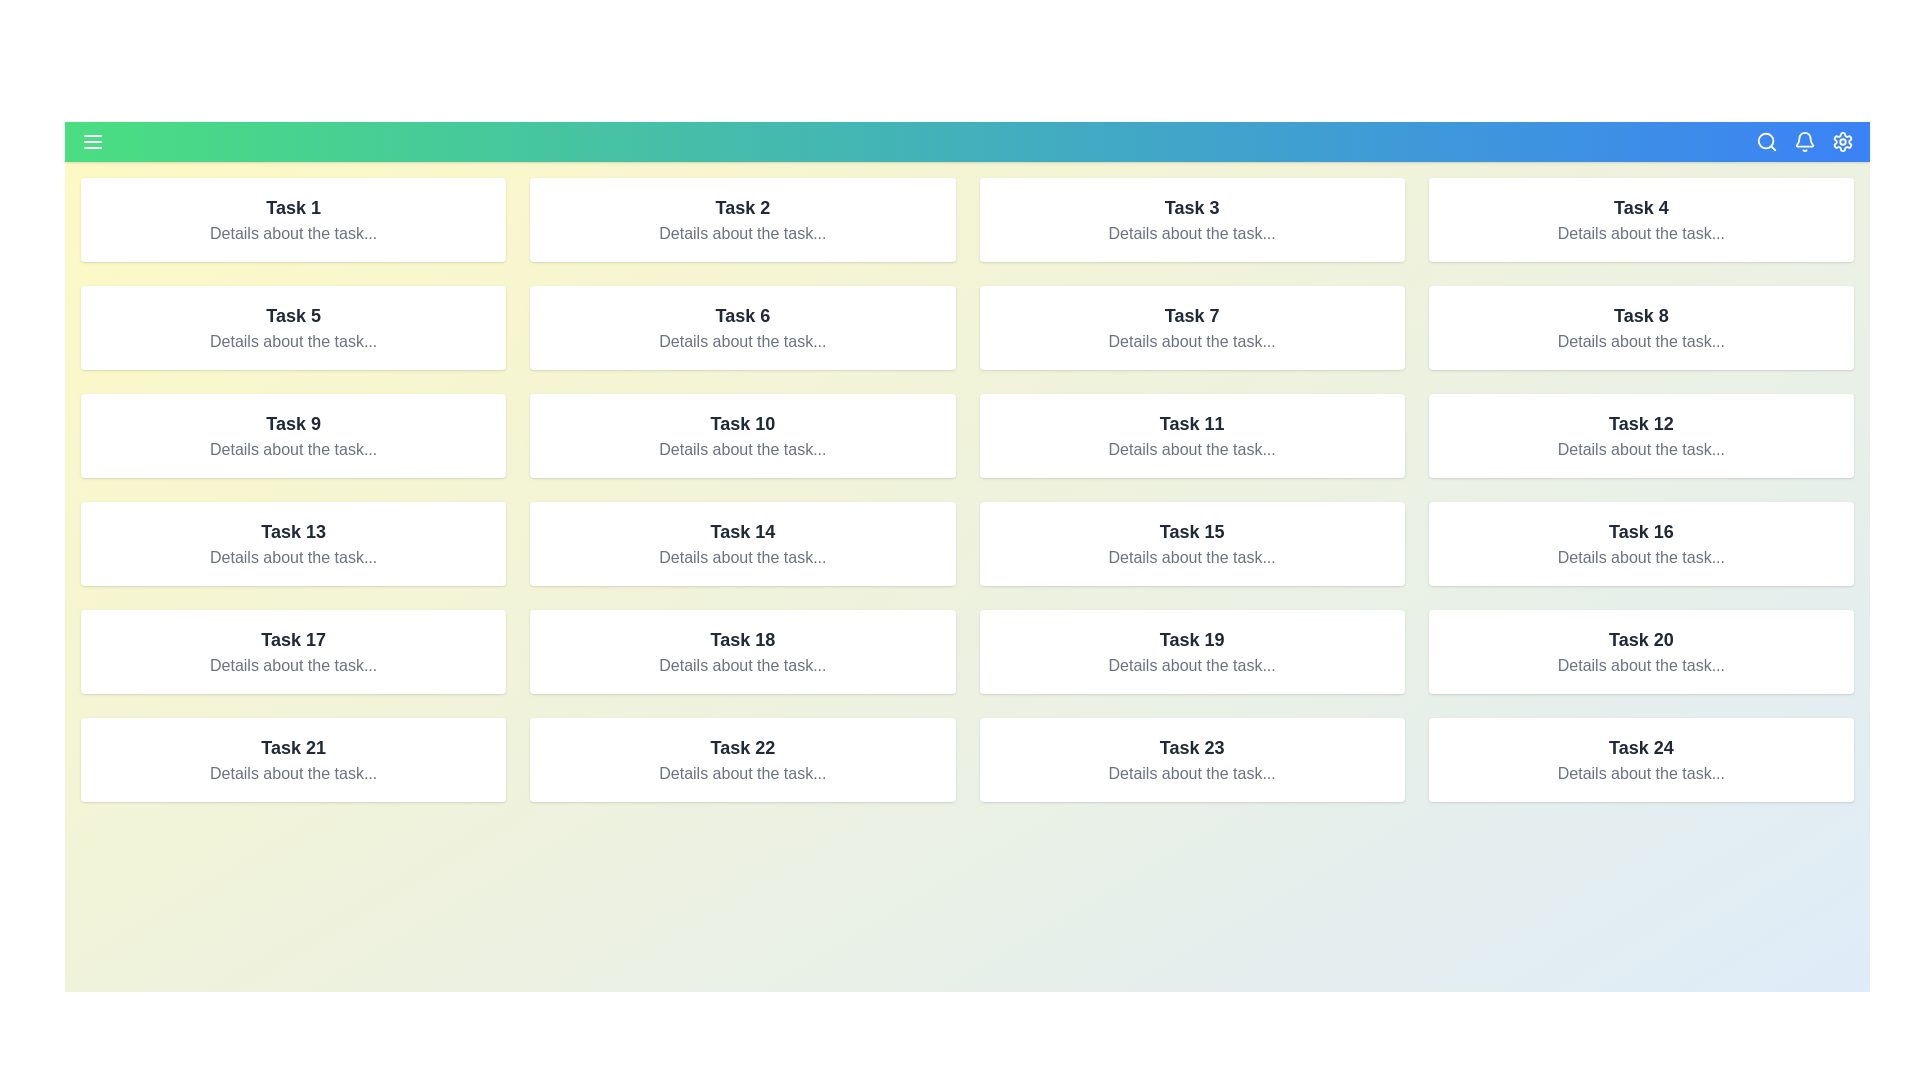  I want to click on the settings icon to access the settings menu, so click(1842, 141).